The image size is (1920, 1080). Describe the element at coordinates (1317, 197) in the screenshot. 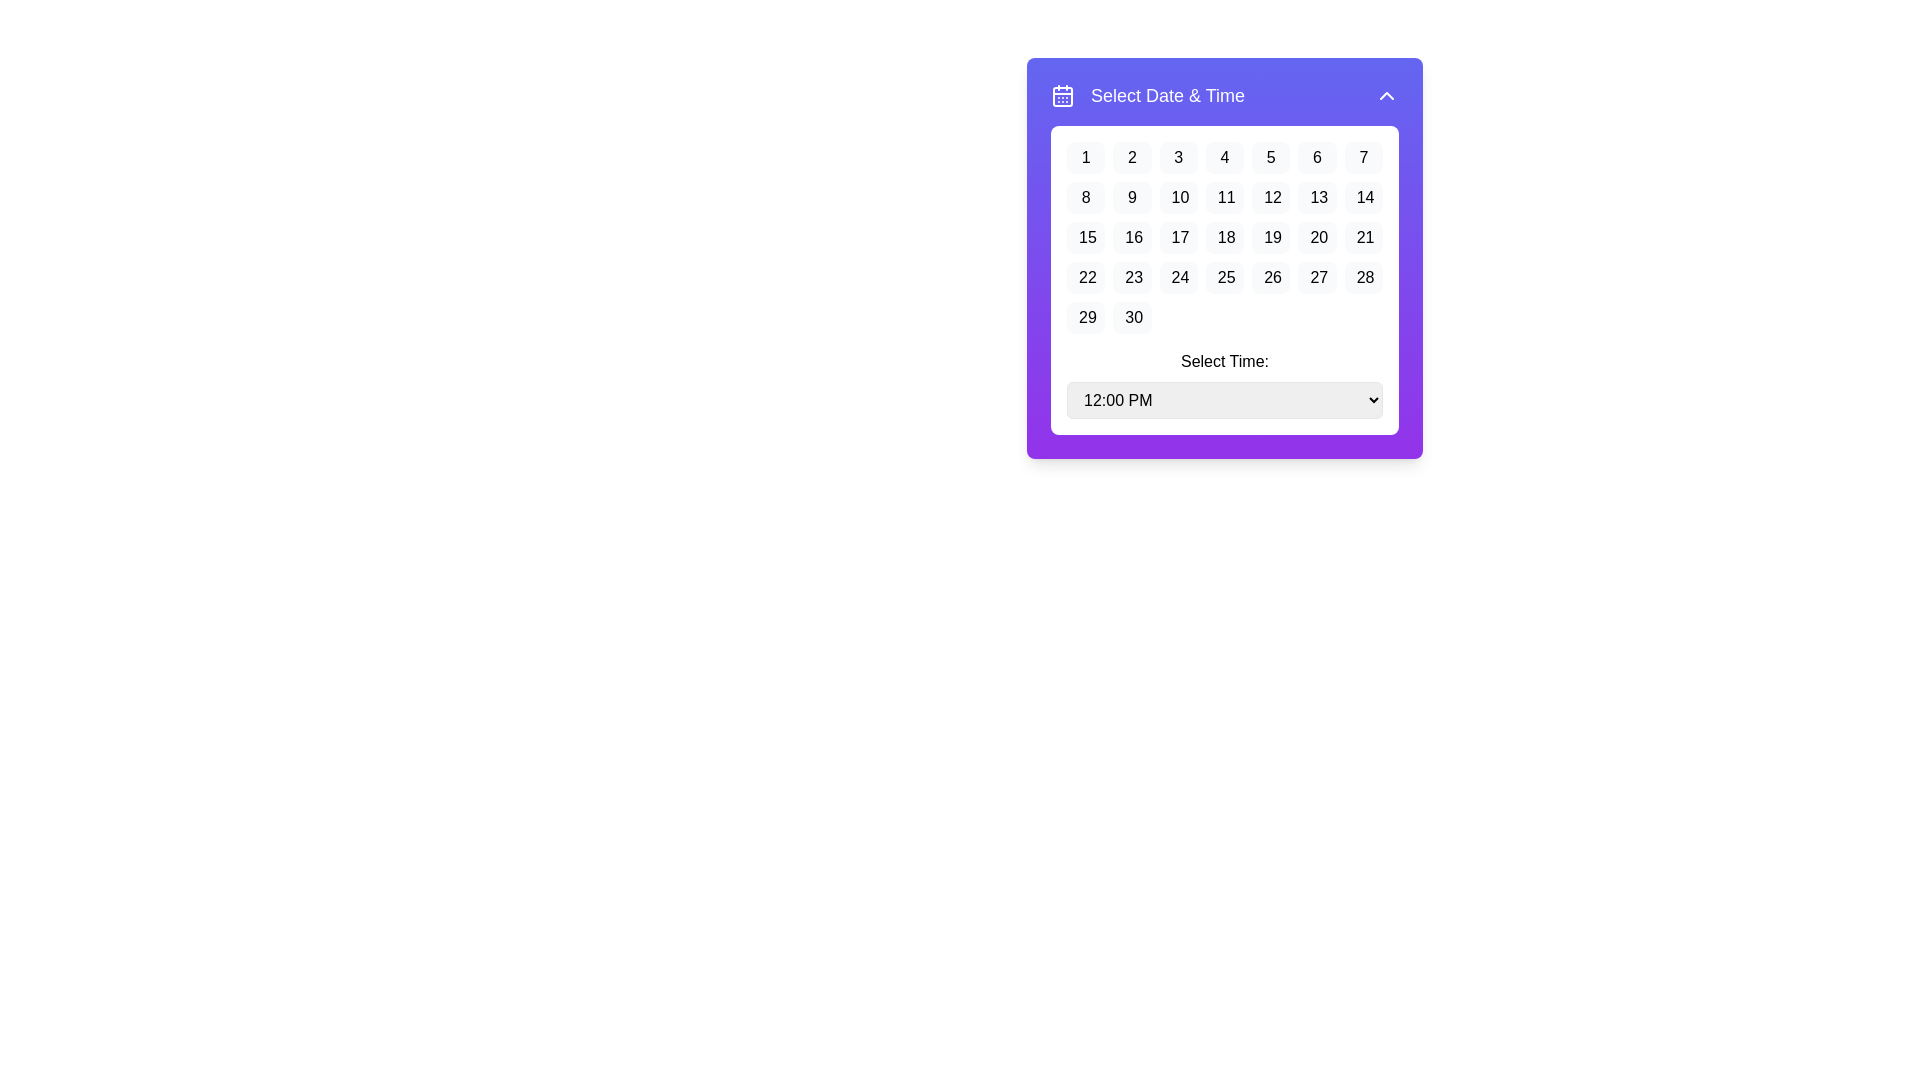

I see `the button displaying '13' in a calendar interface, which is the 6th item in the second row of a grid layout` at that location.